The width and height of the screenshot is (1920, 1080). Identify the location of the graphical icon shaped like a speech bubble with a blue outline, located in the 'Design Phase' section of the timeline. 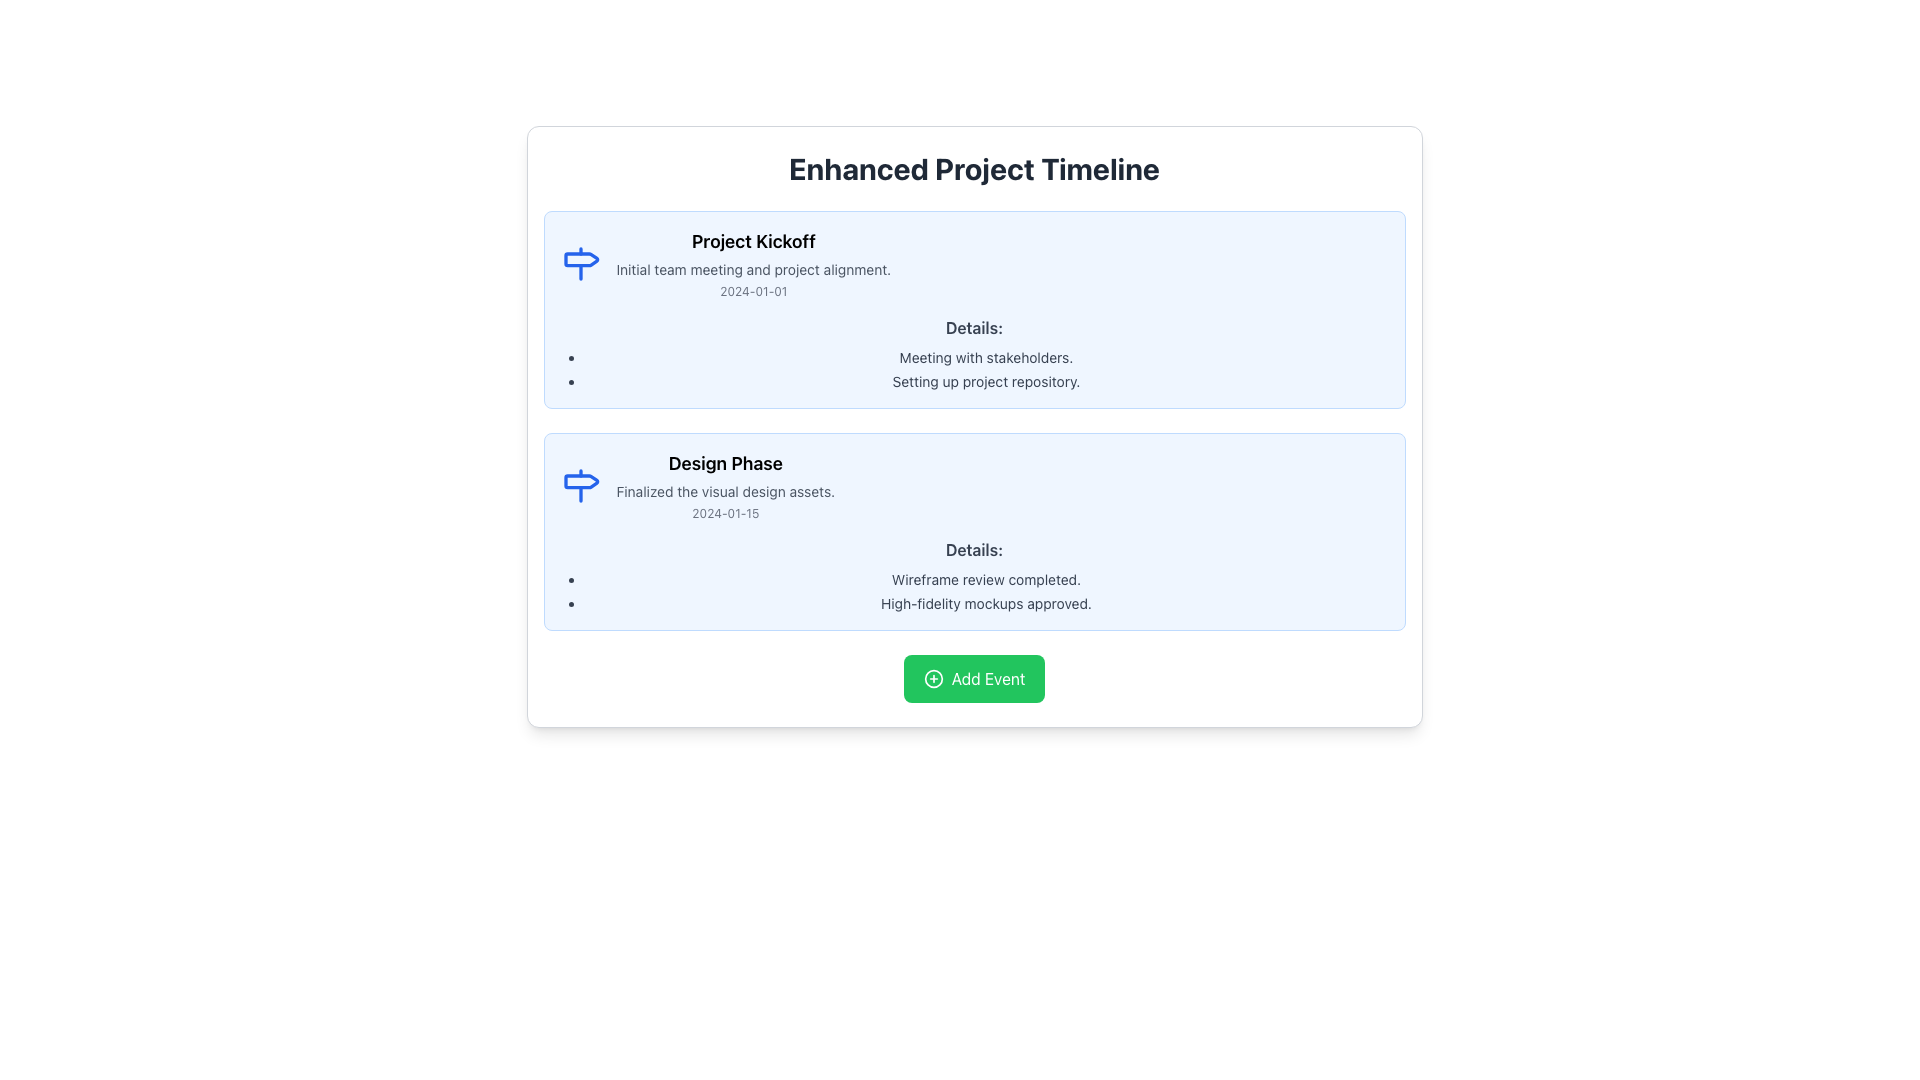
(580, 481).